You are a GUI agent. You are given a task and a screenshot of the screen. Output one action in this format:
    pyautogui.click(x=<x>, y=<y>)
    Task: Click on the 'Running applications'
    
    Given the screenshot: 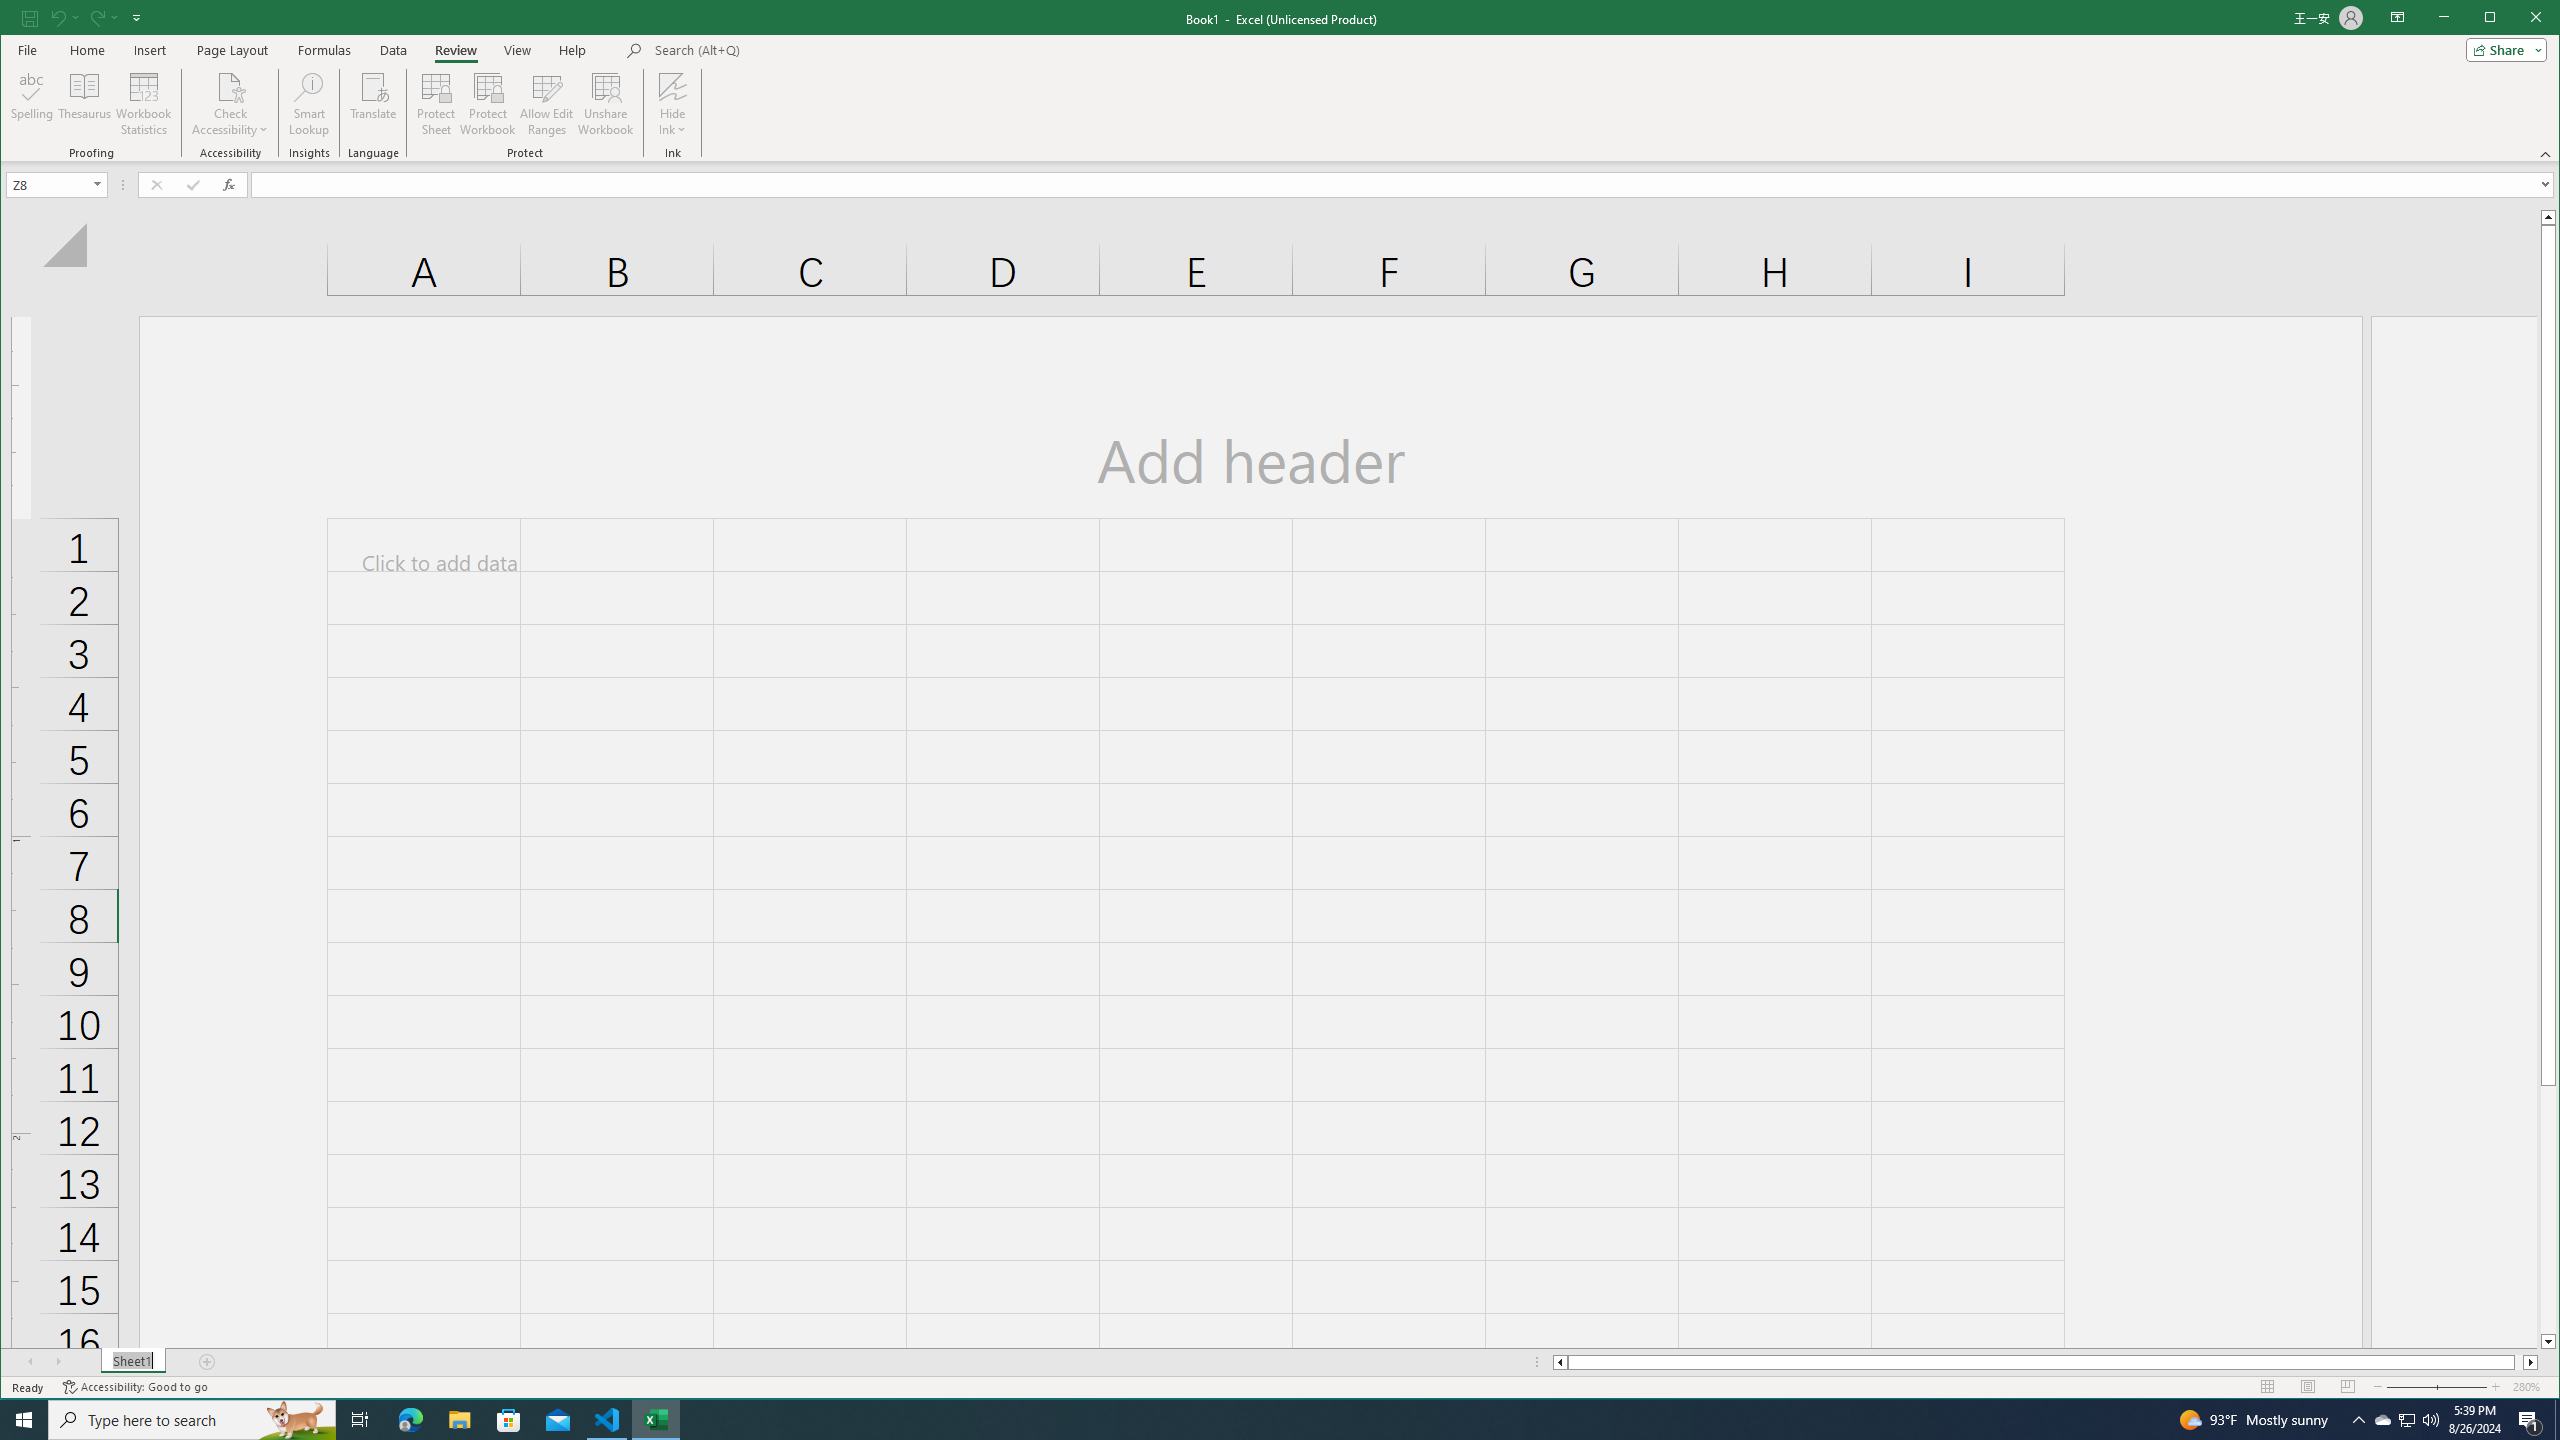 What is the action you would take?
    pyautogui.click(x=1261, y=1418)
    